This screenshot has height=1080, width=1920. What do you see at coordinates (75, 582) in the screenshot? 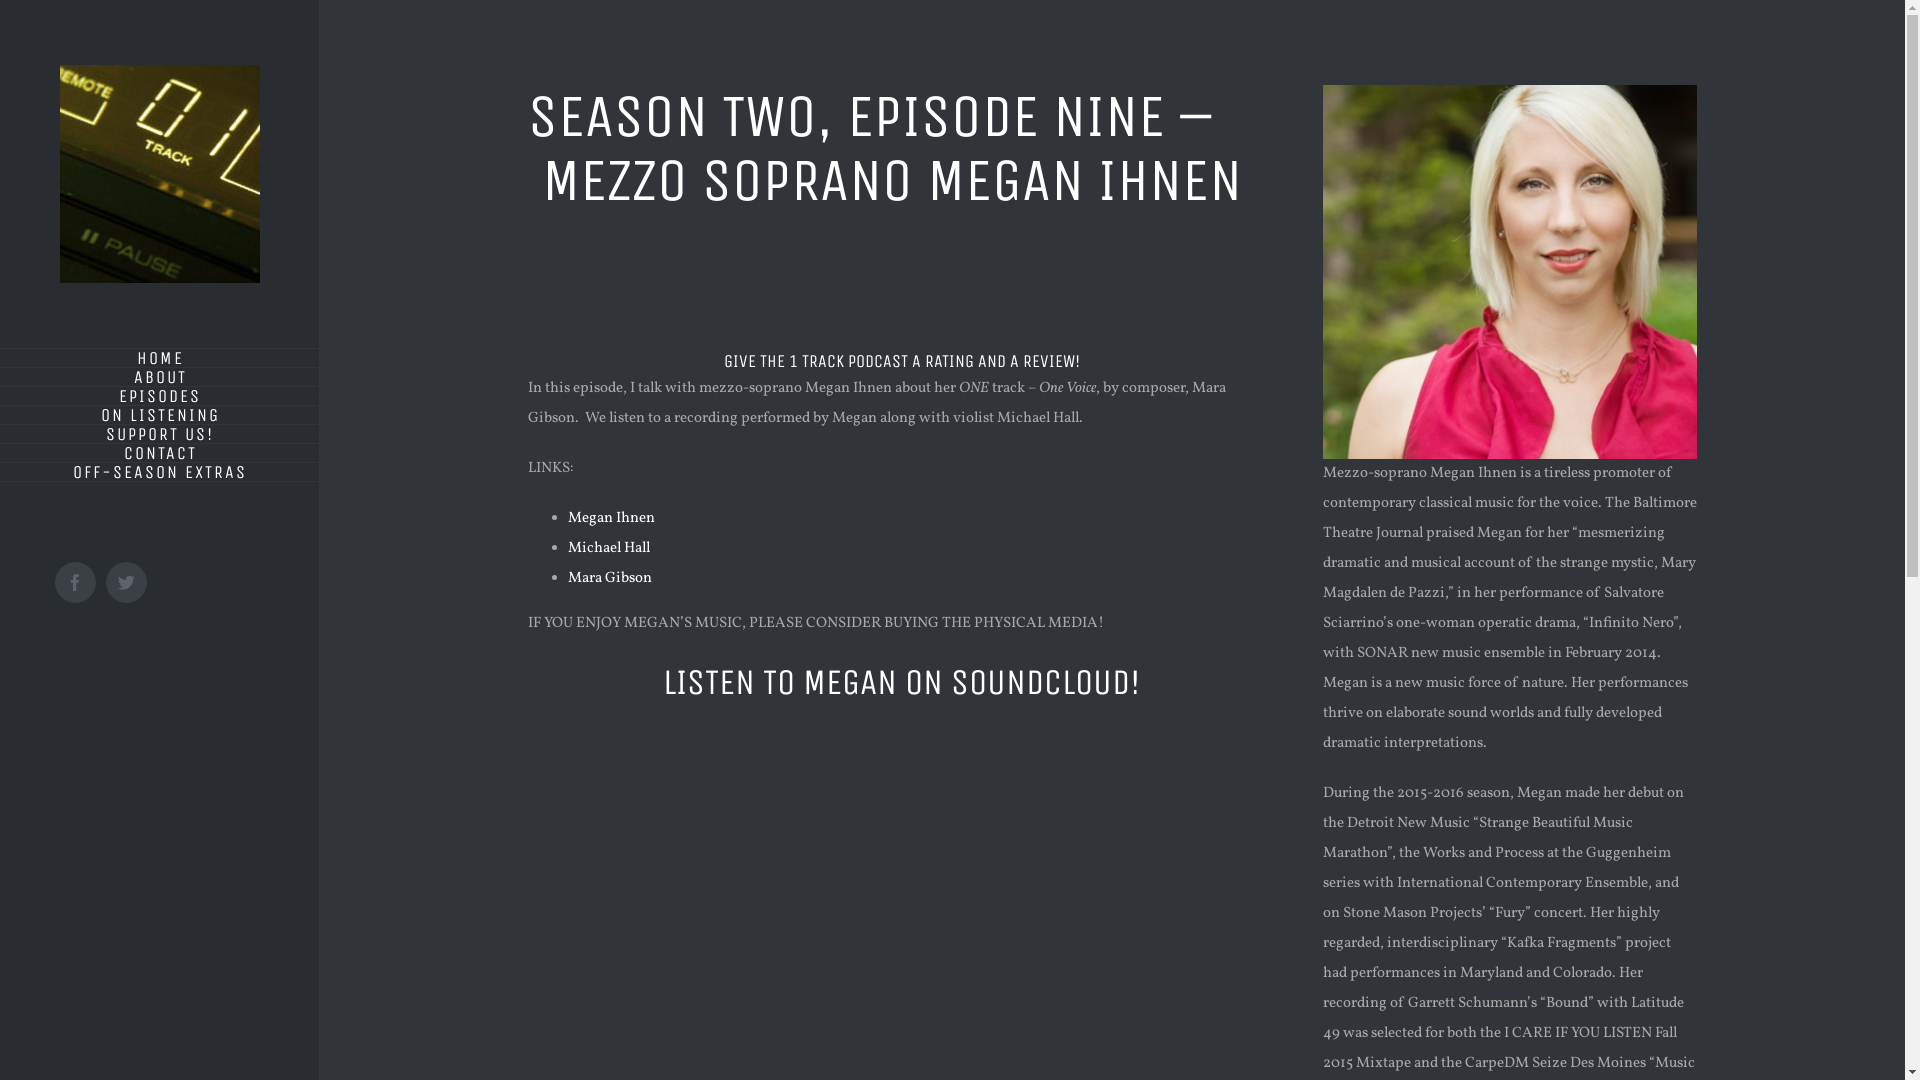
I see `'Facebook'` at bounding box center [75, 582].